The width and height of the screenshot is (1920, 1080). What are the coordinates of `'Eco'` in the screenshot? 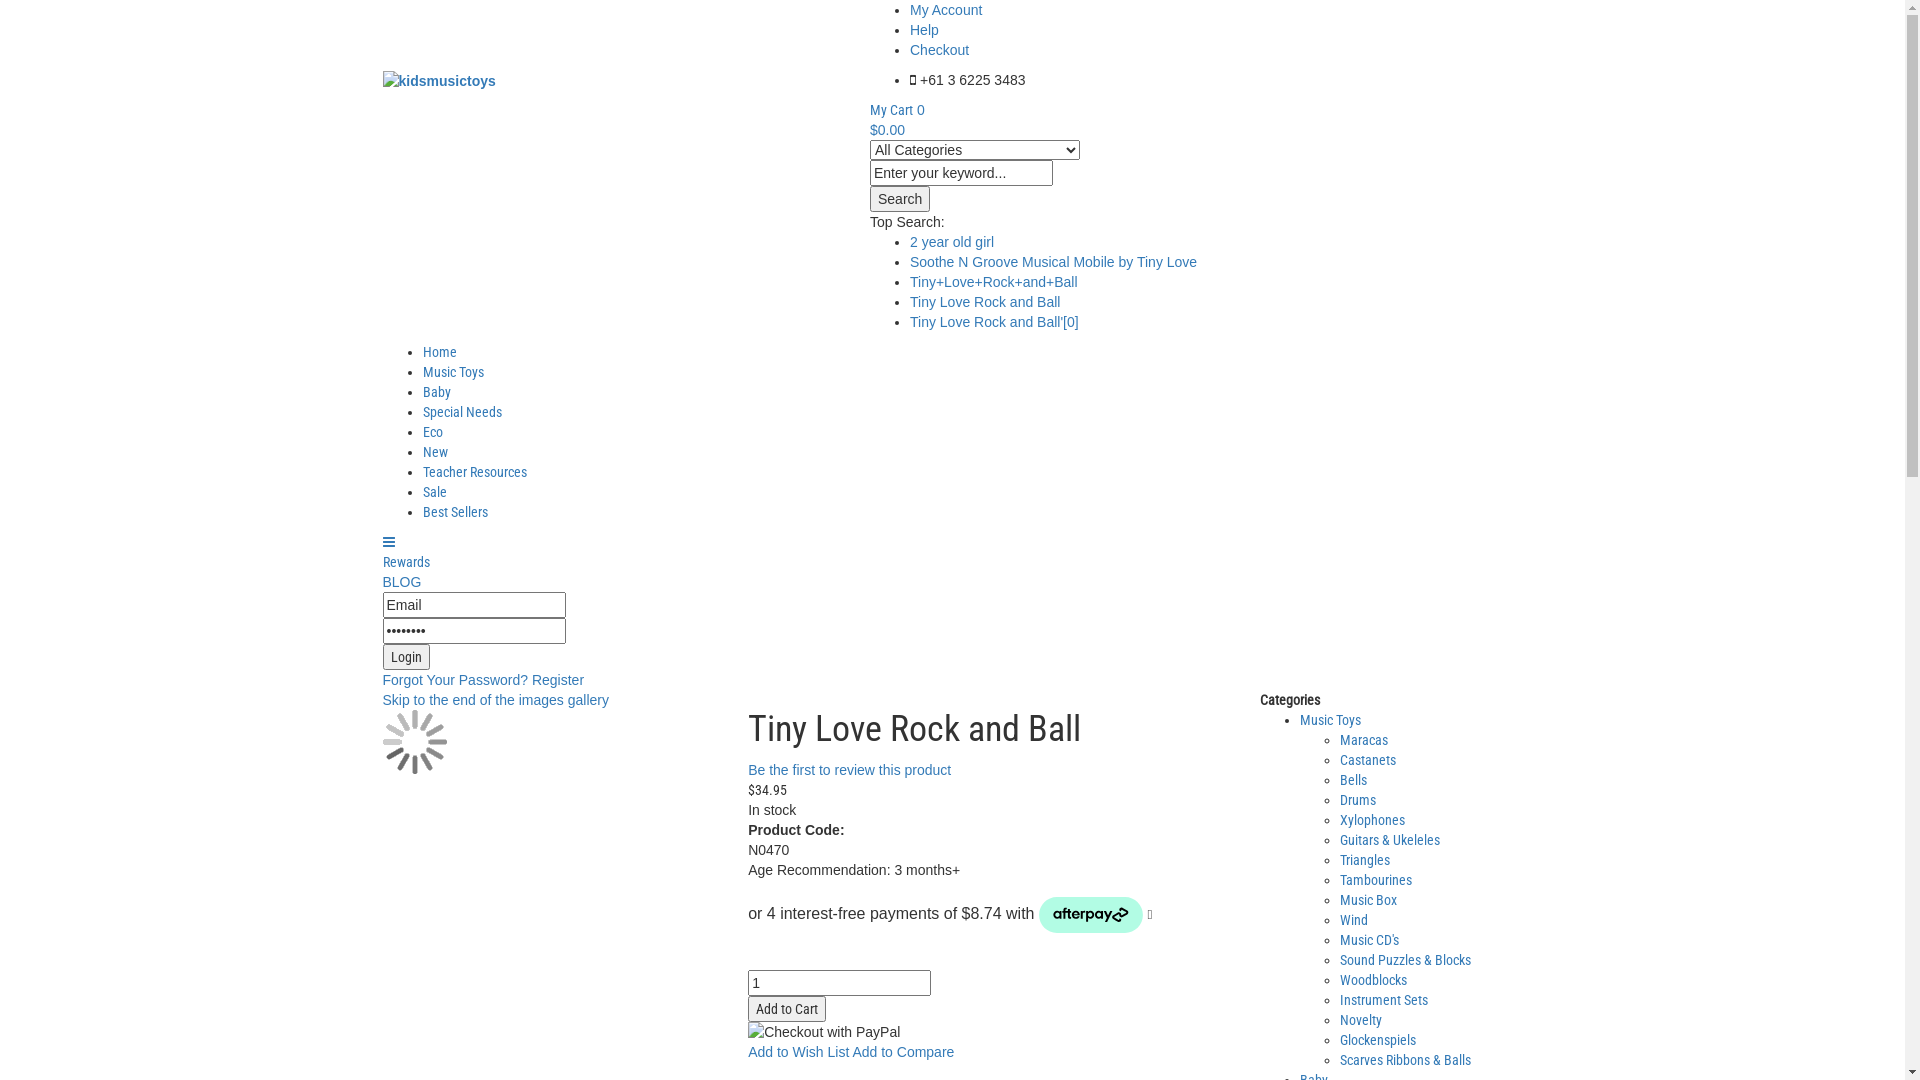 It's located at (431, 431).